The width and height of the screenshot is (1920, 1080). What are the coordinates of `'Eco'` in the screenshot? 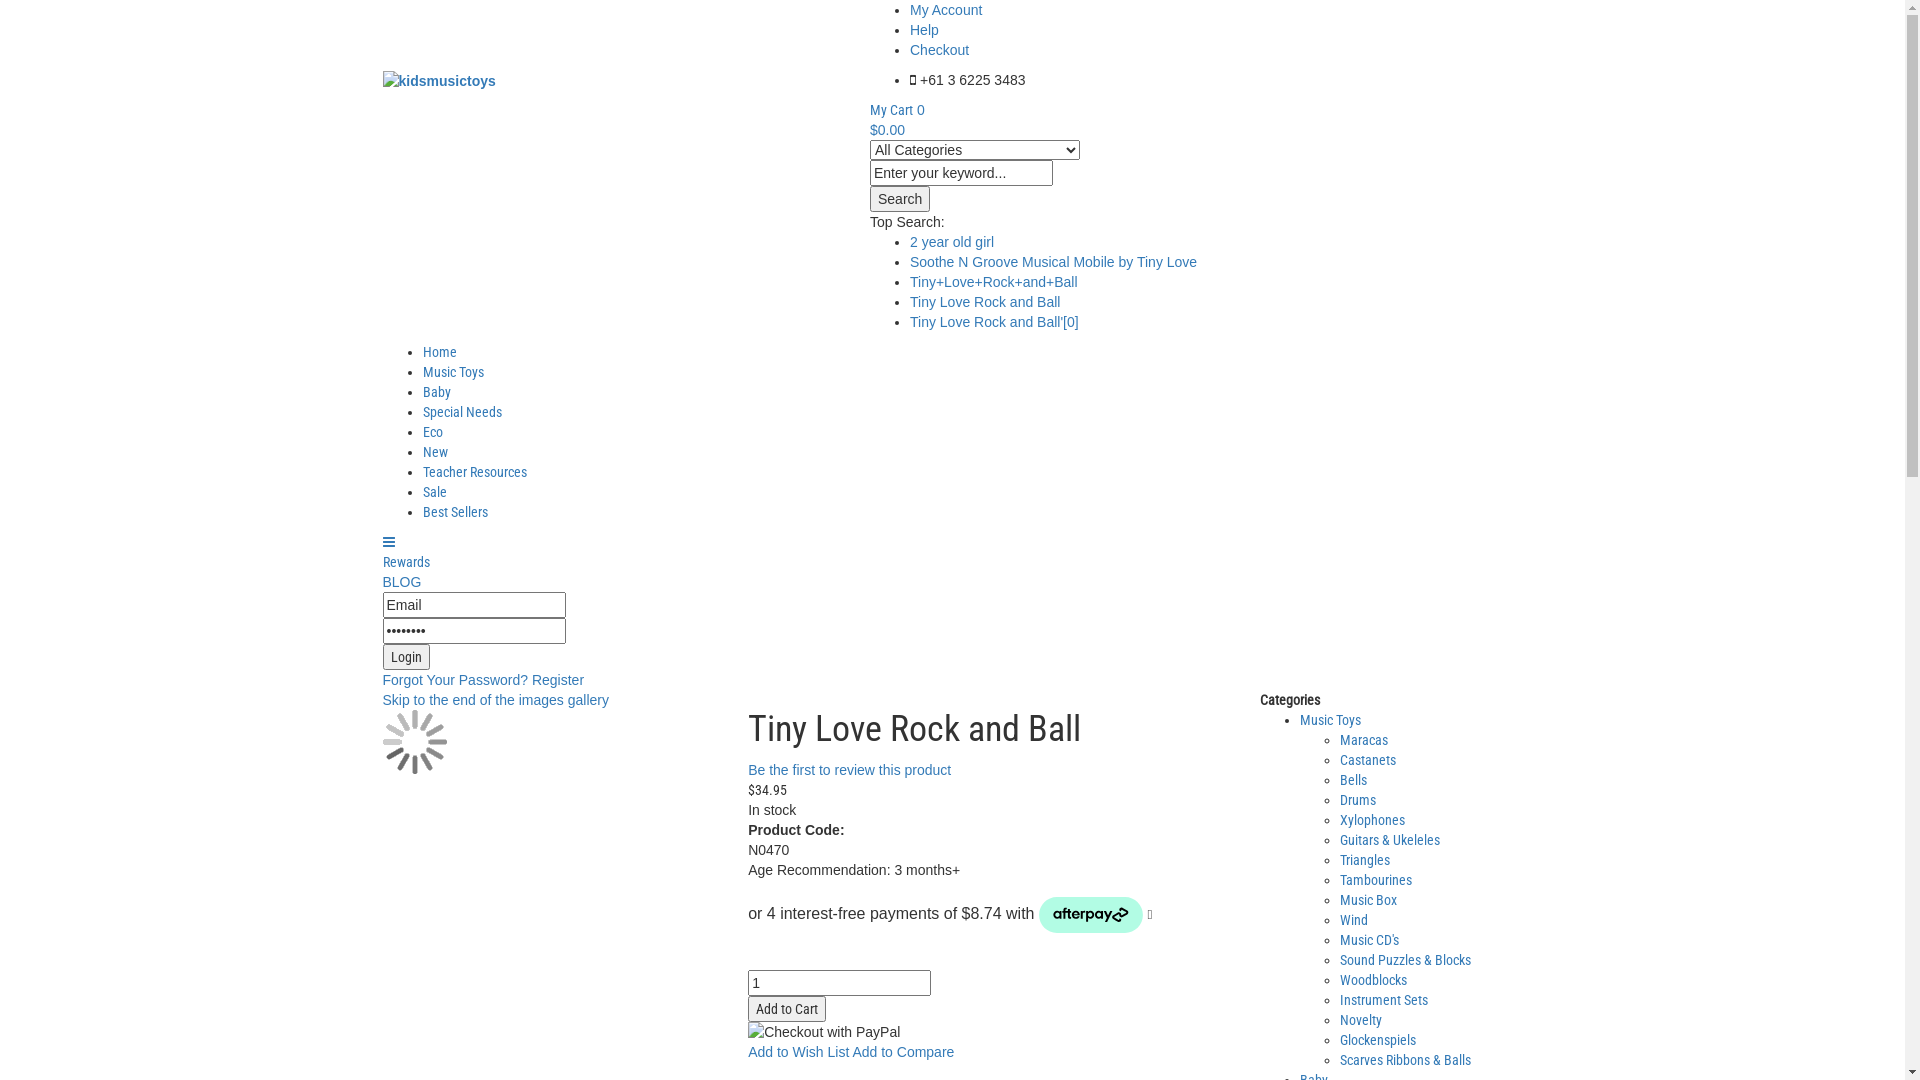 It's located at (431, 431).